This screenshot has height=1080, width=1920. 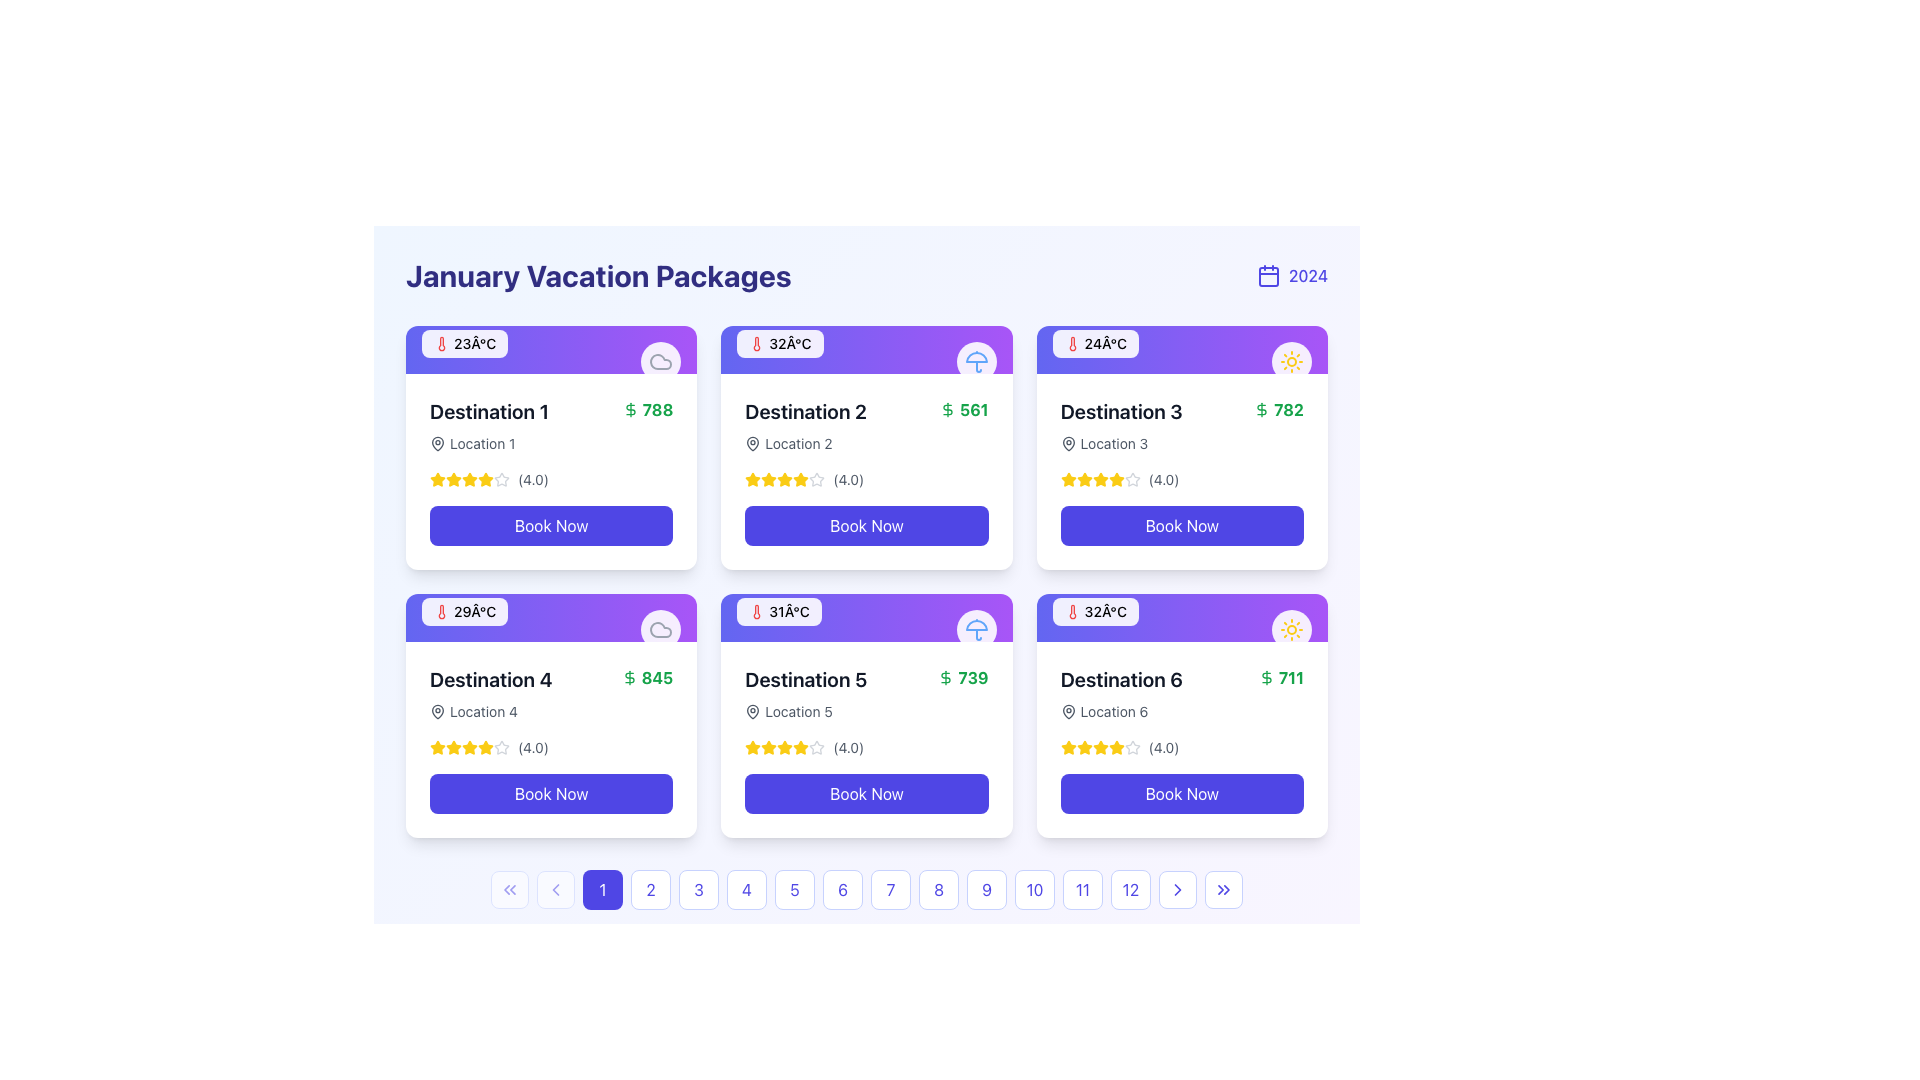 What do you see at coordinates (453, 748) in the screenshot?
I see `the second star icon in the rating system for 'Destination 4' to interact with the rating` at bounding box center [453, 748].